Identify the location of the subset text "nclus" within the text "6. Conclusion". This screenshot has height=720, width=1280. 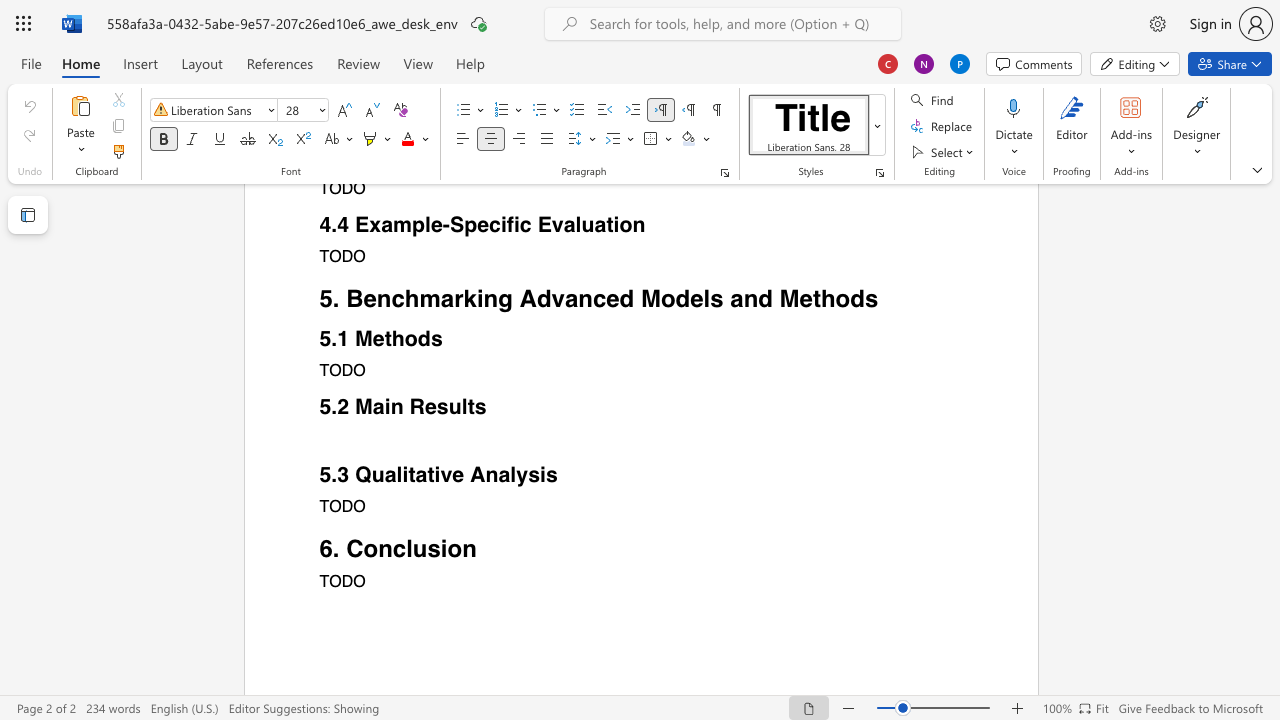
(378, 548).